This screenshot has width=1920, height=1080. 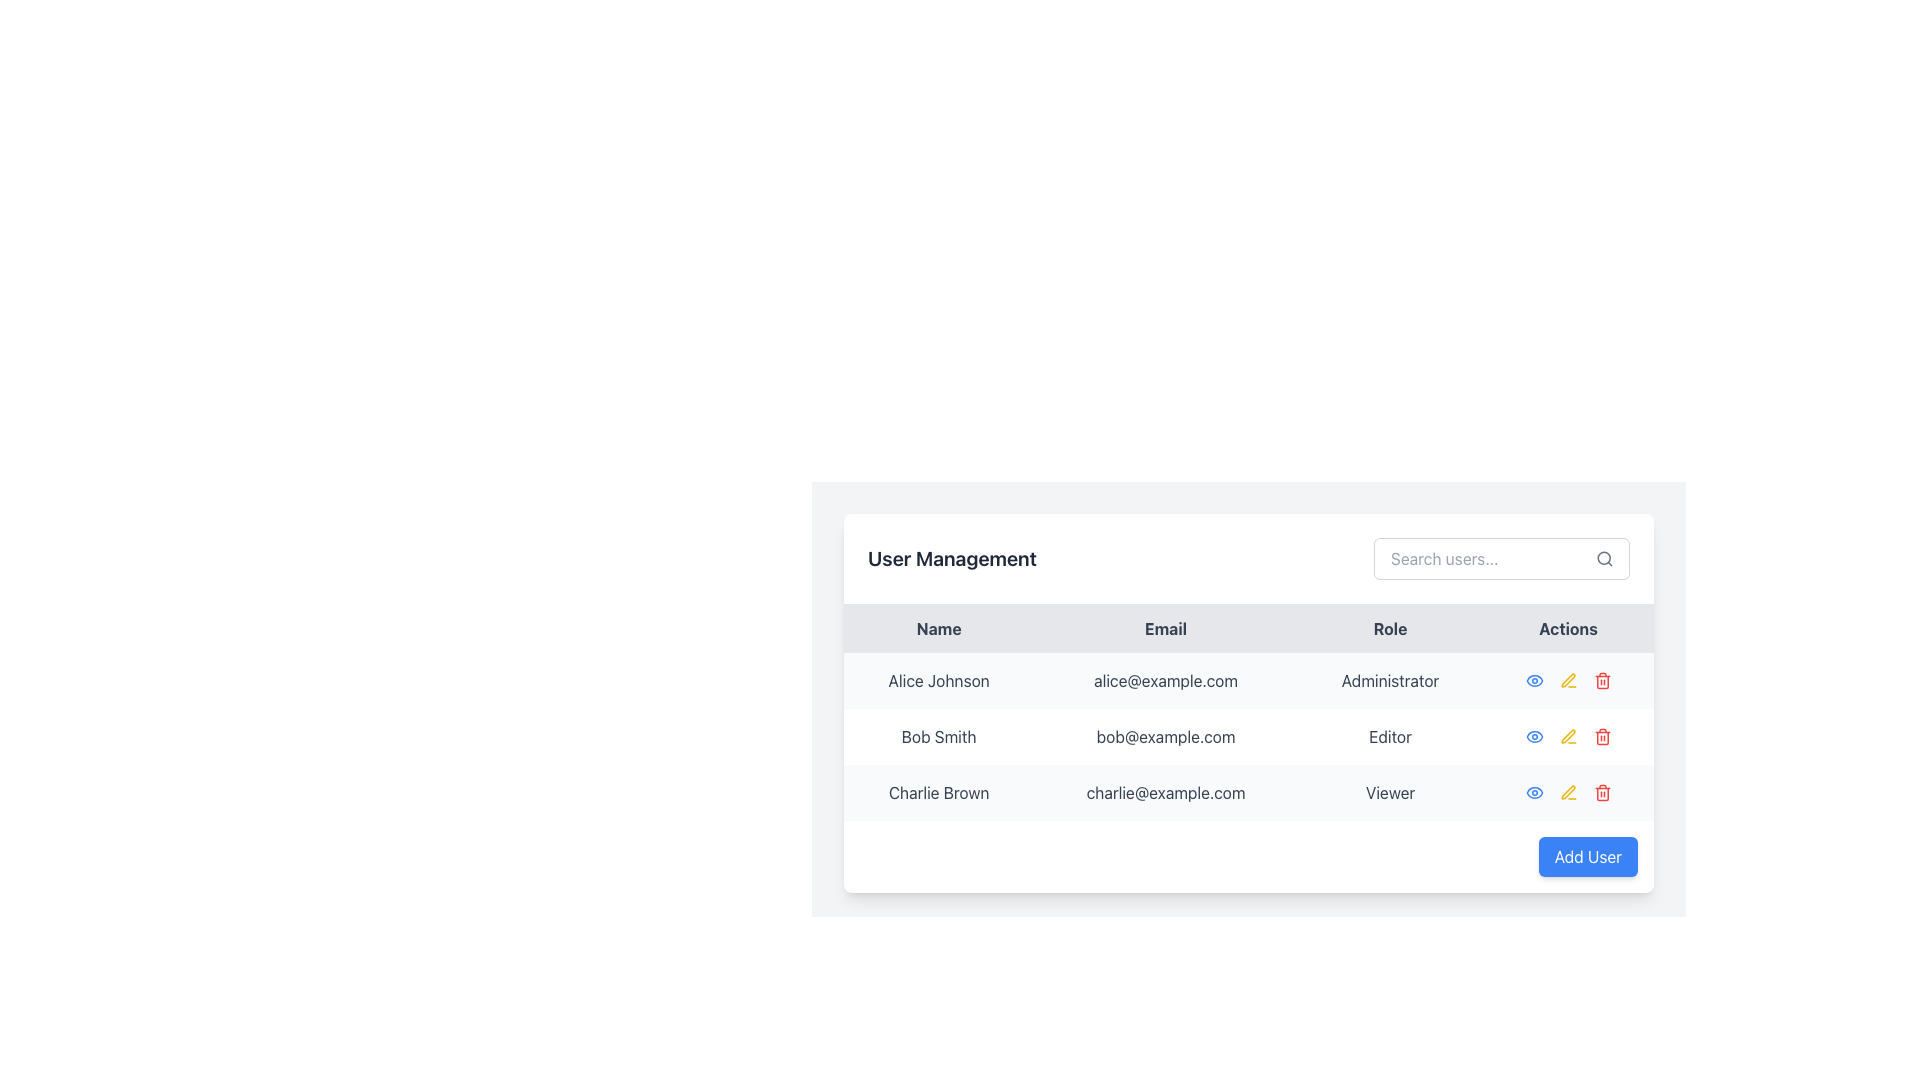 I want to click on the blue eye icon in the group of action buttons located in the 'Actions' column of the last row for user 'Charlie Brown', so click(x=1567, y=792).